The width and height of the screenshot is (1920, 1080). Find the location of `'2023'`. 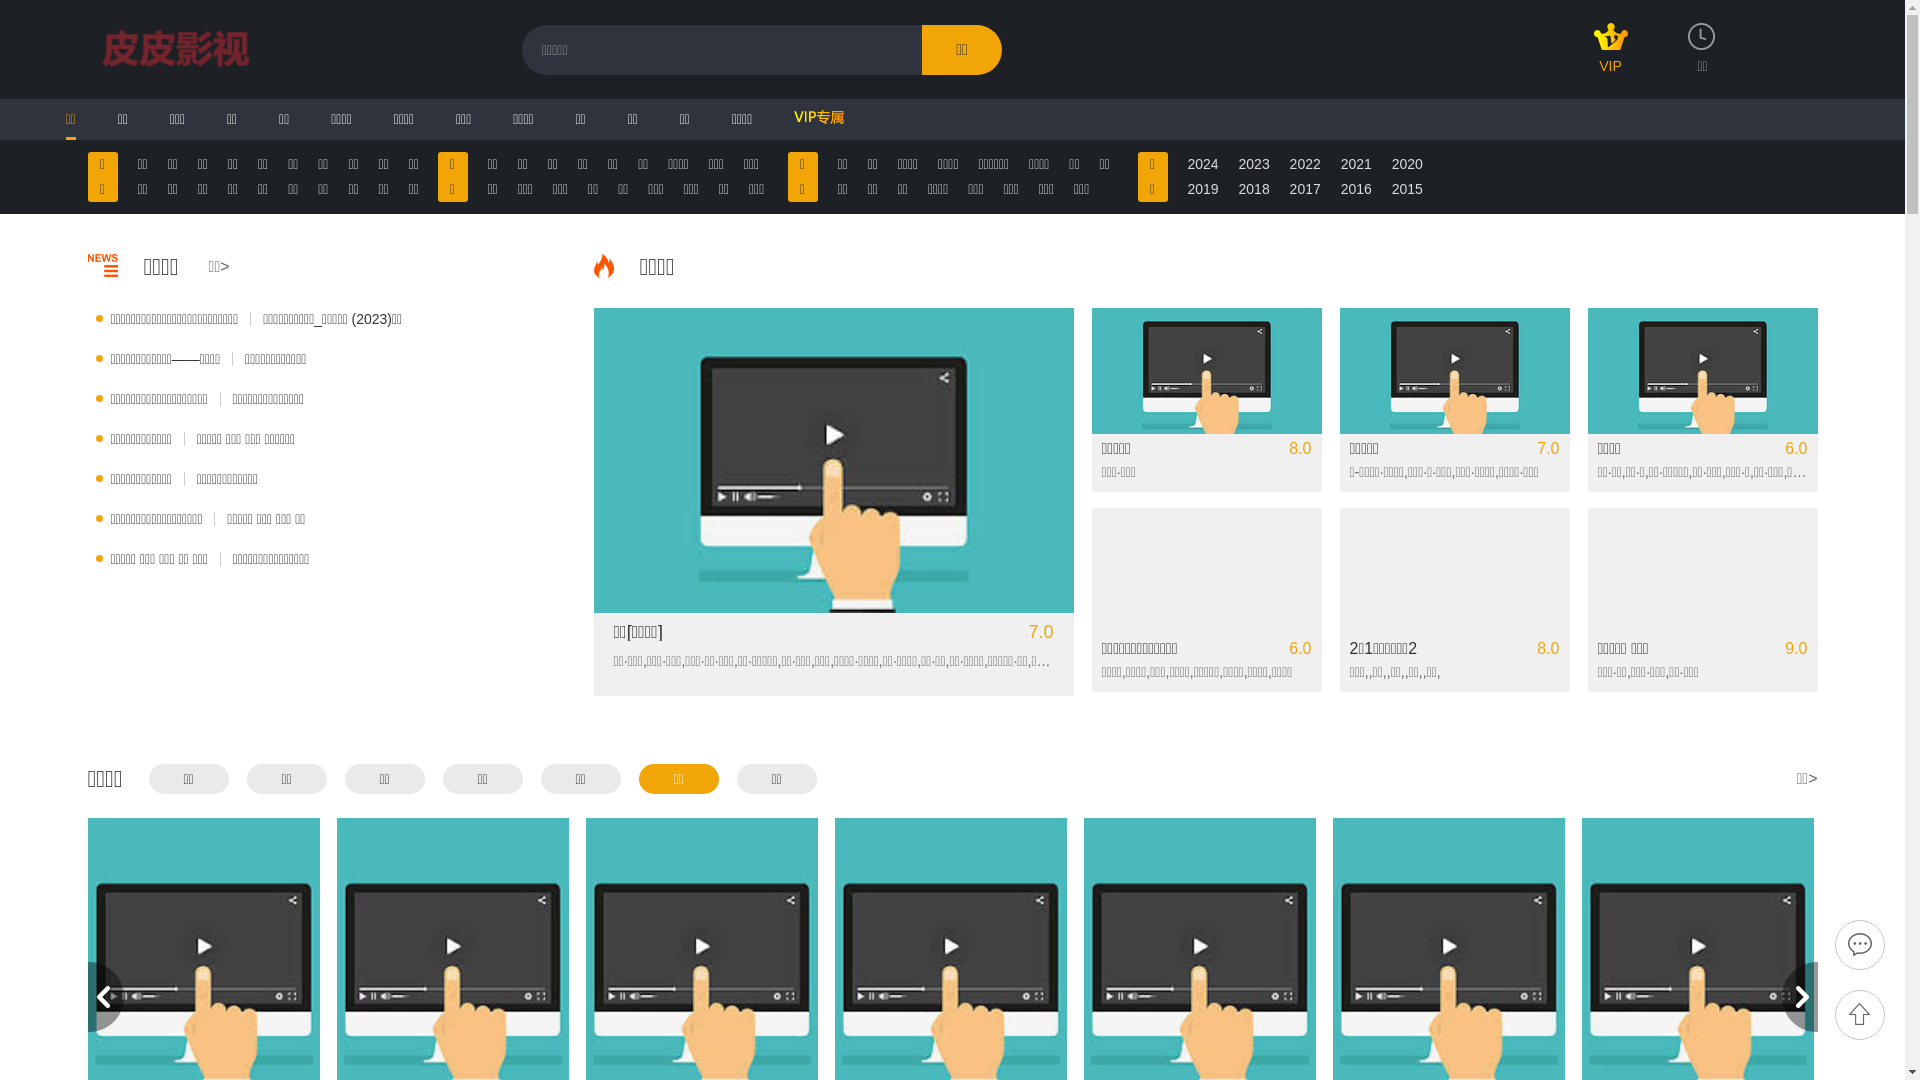

'2023' is located at coordinates (1253, 163).